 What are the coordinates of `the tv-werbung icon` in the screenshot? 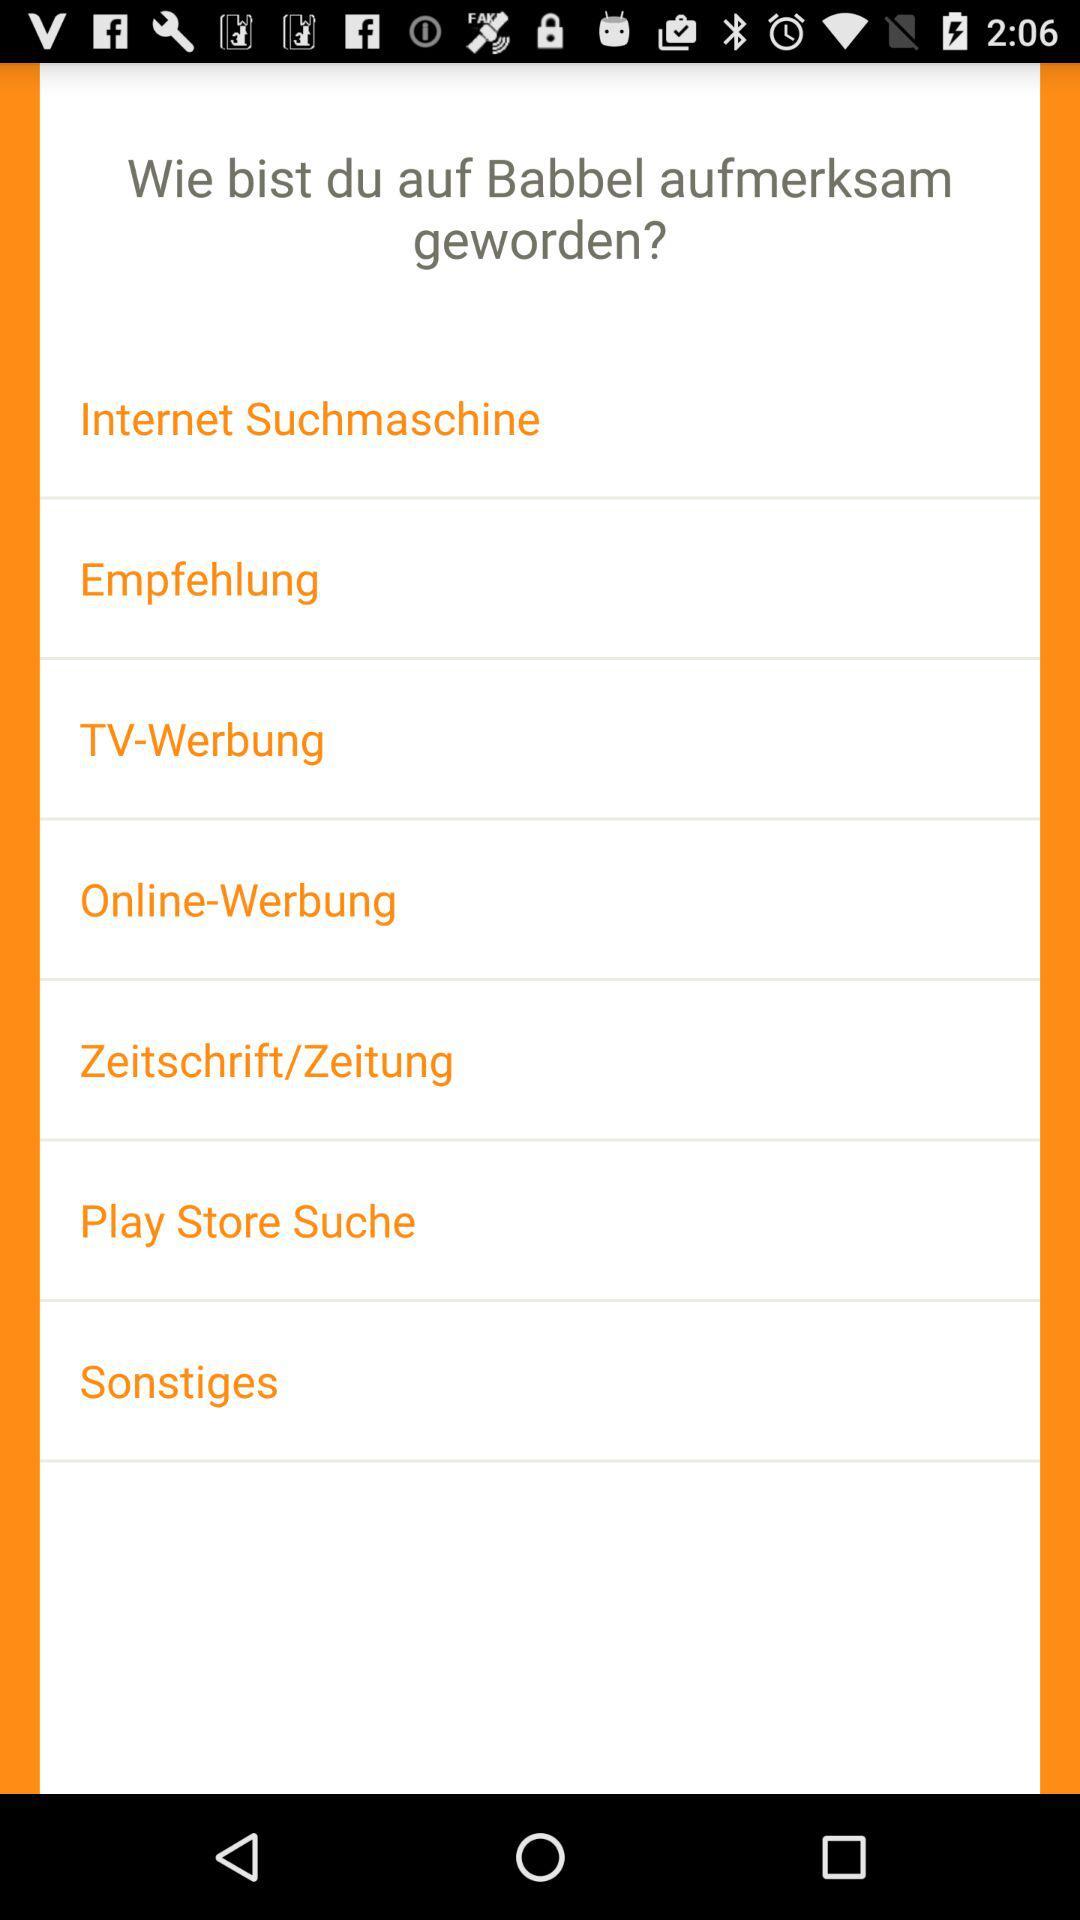 It's located at (540, 737).